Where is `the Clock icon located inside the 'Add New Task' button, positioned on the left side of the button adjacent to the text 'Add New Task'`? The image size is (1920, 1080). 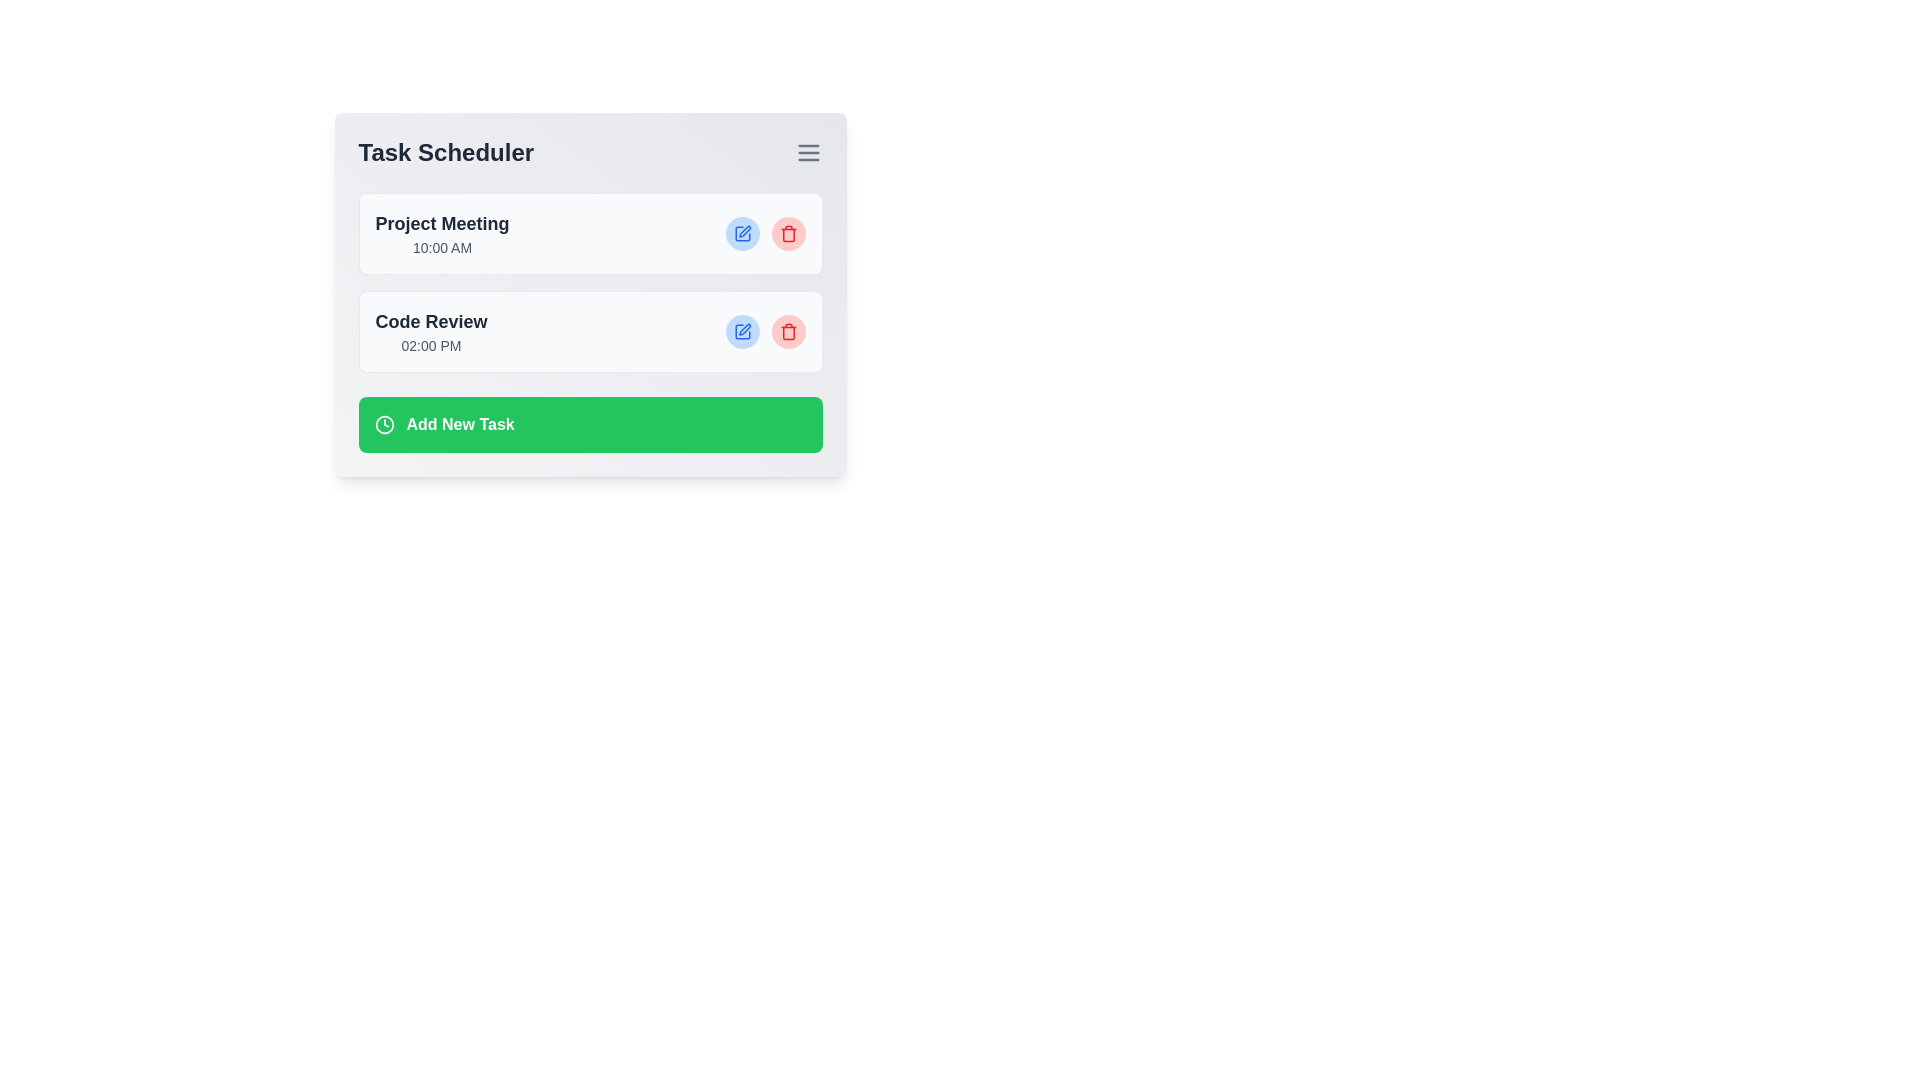
the Clock icon located inside the 'Add New Task' button, positioned on the left side of the button adjacent to the text 'Add New Task' is located at coordinates (384, 423).